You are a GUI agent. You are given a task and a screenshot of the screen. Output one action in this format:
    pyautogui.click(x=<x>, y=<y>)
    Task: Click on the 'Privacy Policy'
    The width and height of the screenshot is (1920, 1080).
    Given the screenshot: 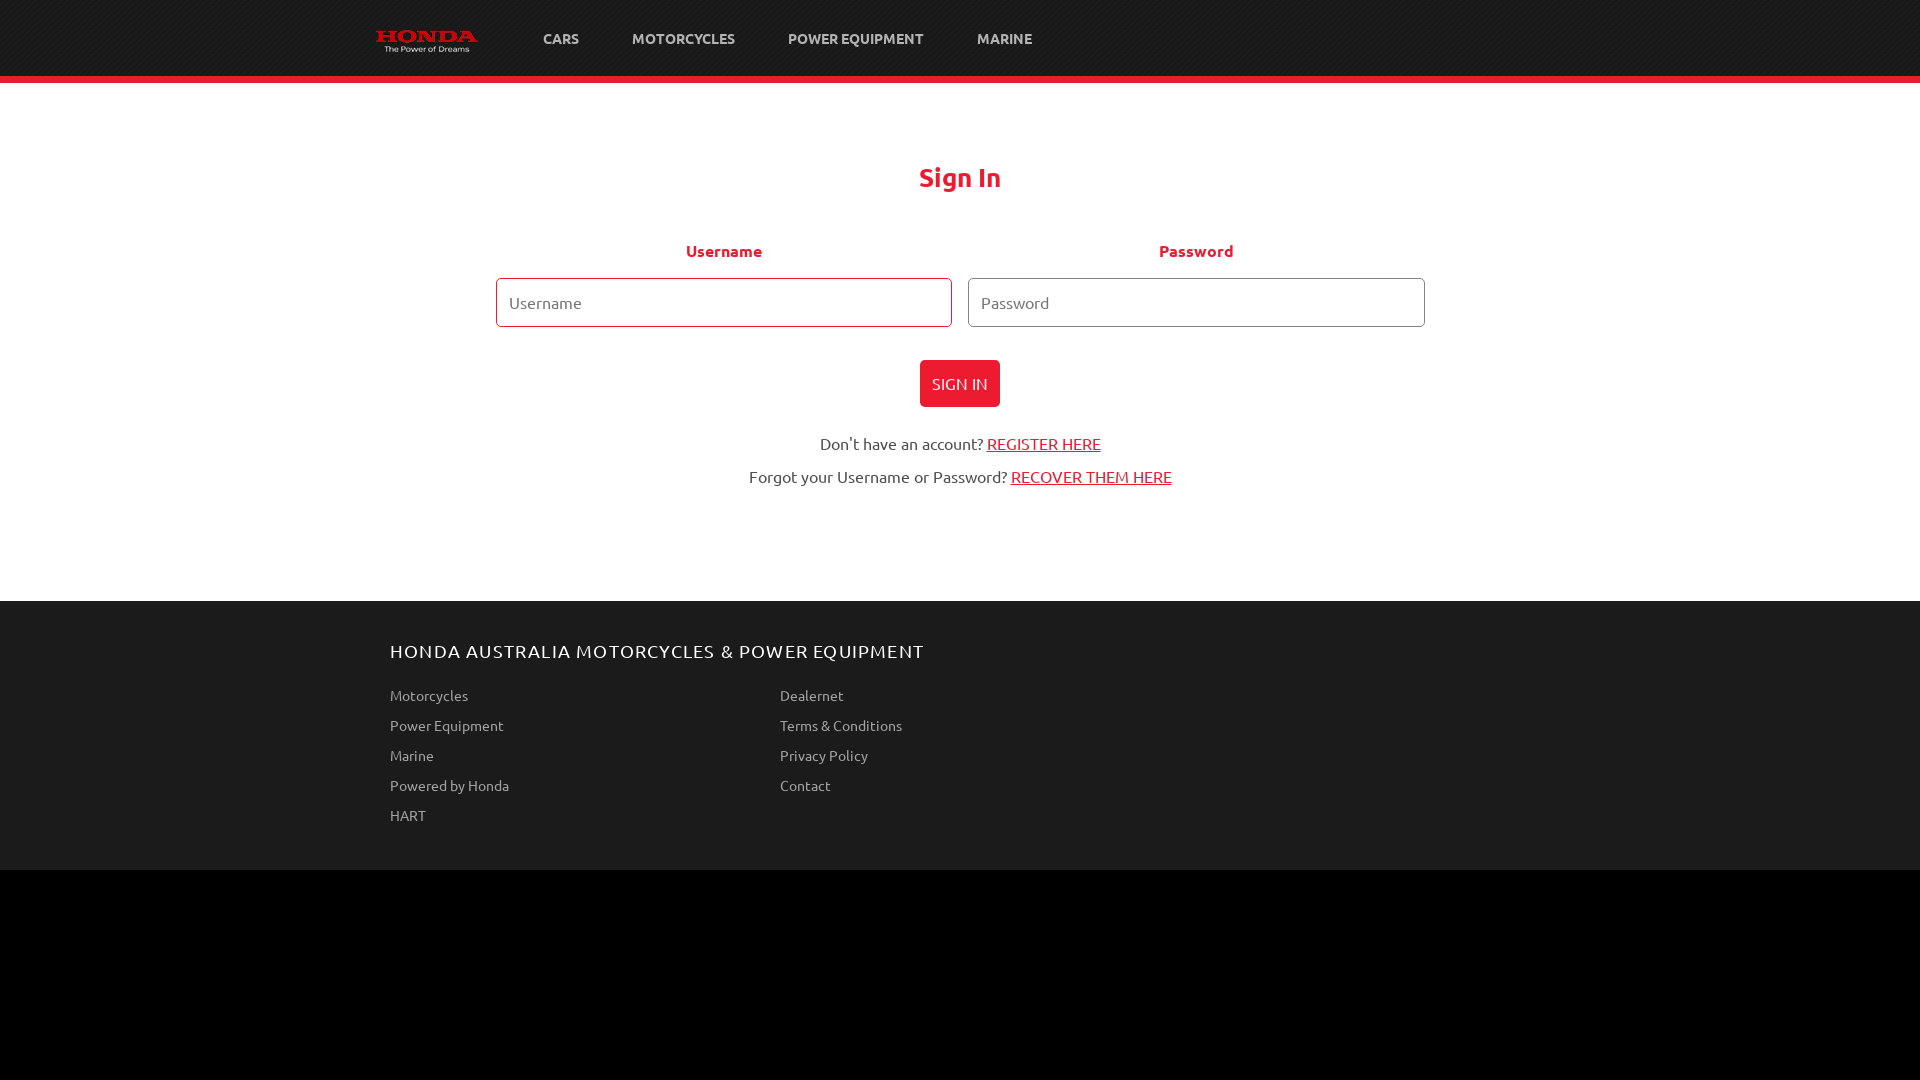 What is the action you would take?
    pyautogui.click(x=778, y=755)
    